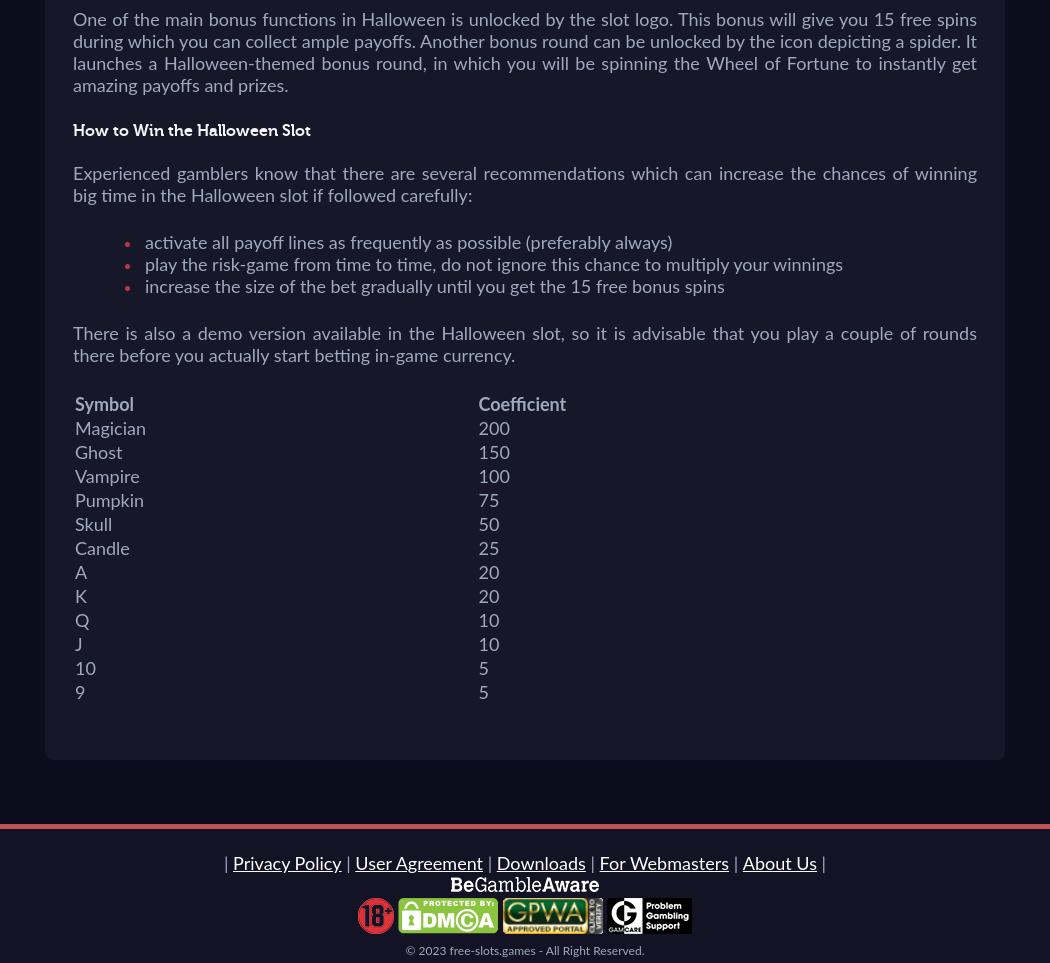  Describe the element at coordinates (525, 346) in the screenshot. I see `'There is also a demo version available in the Halloween slot, so it is advisable that you play a couple of rounds there before you actually start betting in-game currency.'` at that location.